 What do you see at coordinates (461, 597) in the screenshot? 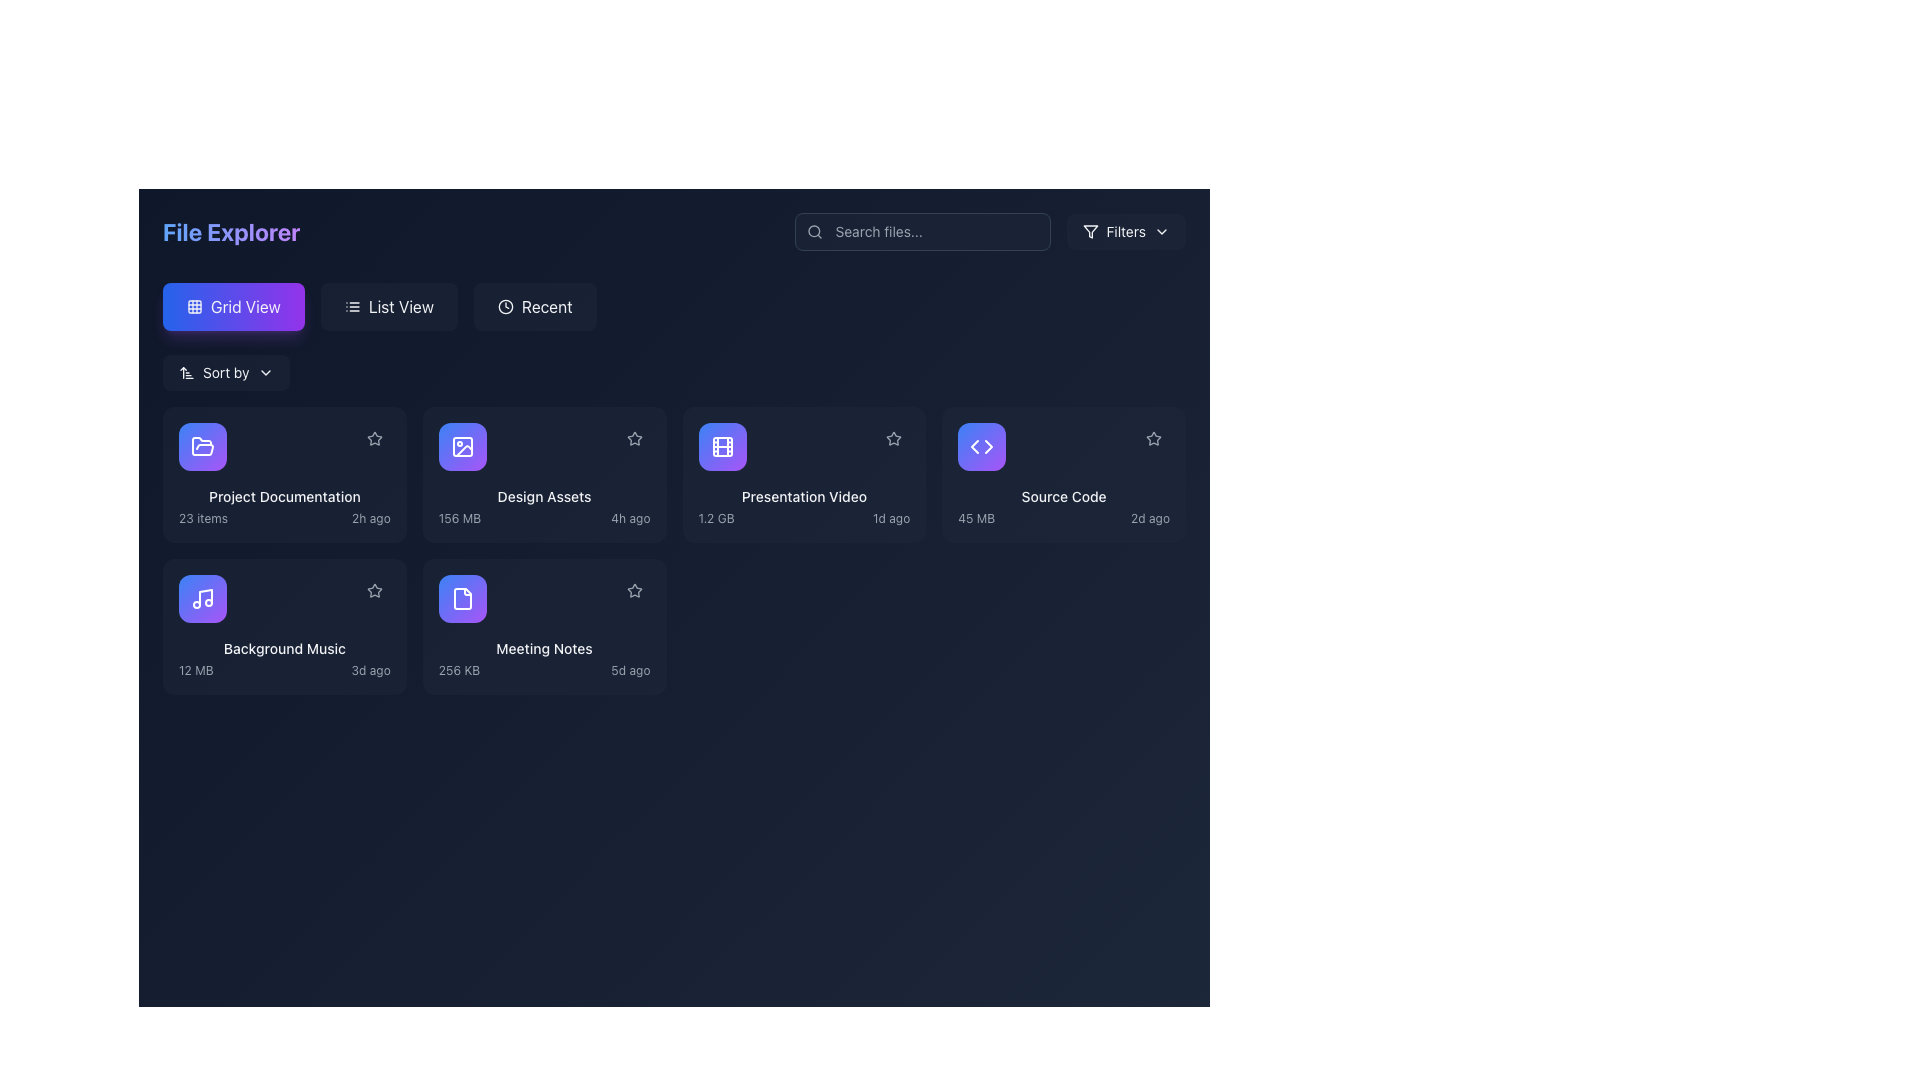
I see `the document icon representing the file 'Meeting Notes' located in the second row and second column of the 'File Explorer' grid view layout` at bounding box center [461, 597].